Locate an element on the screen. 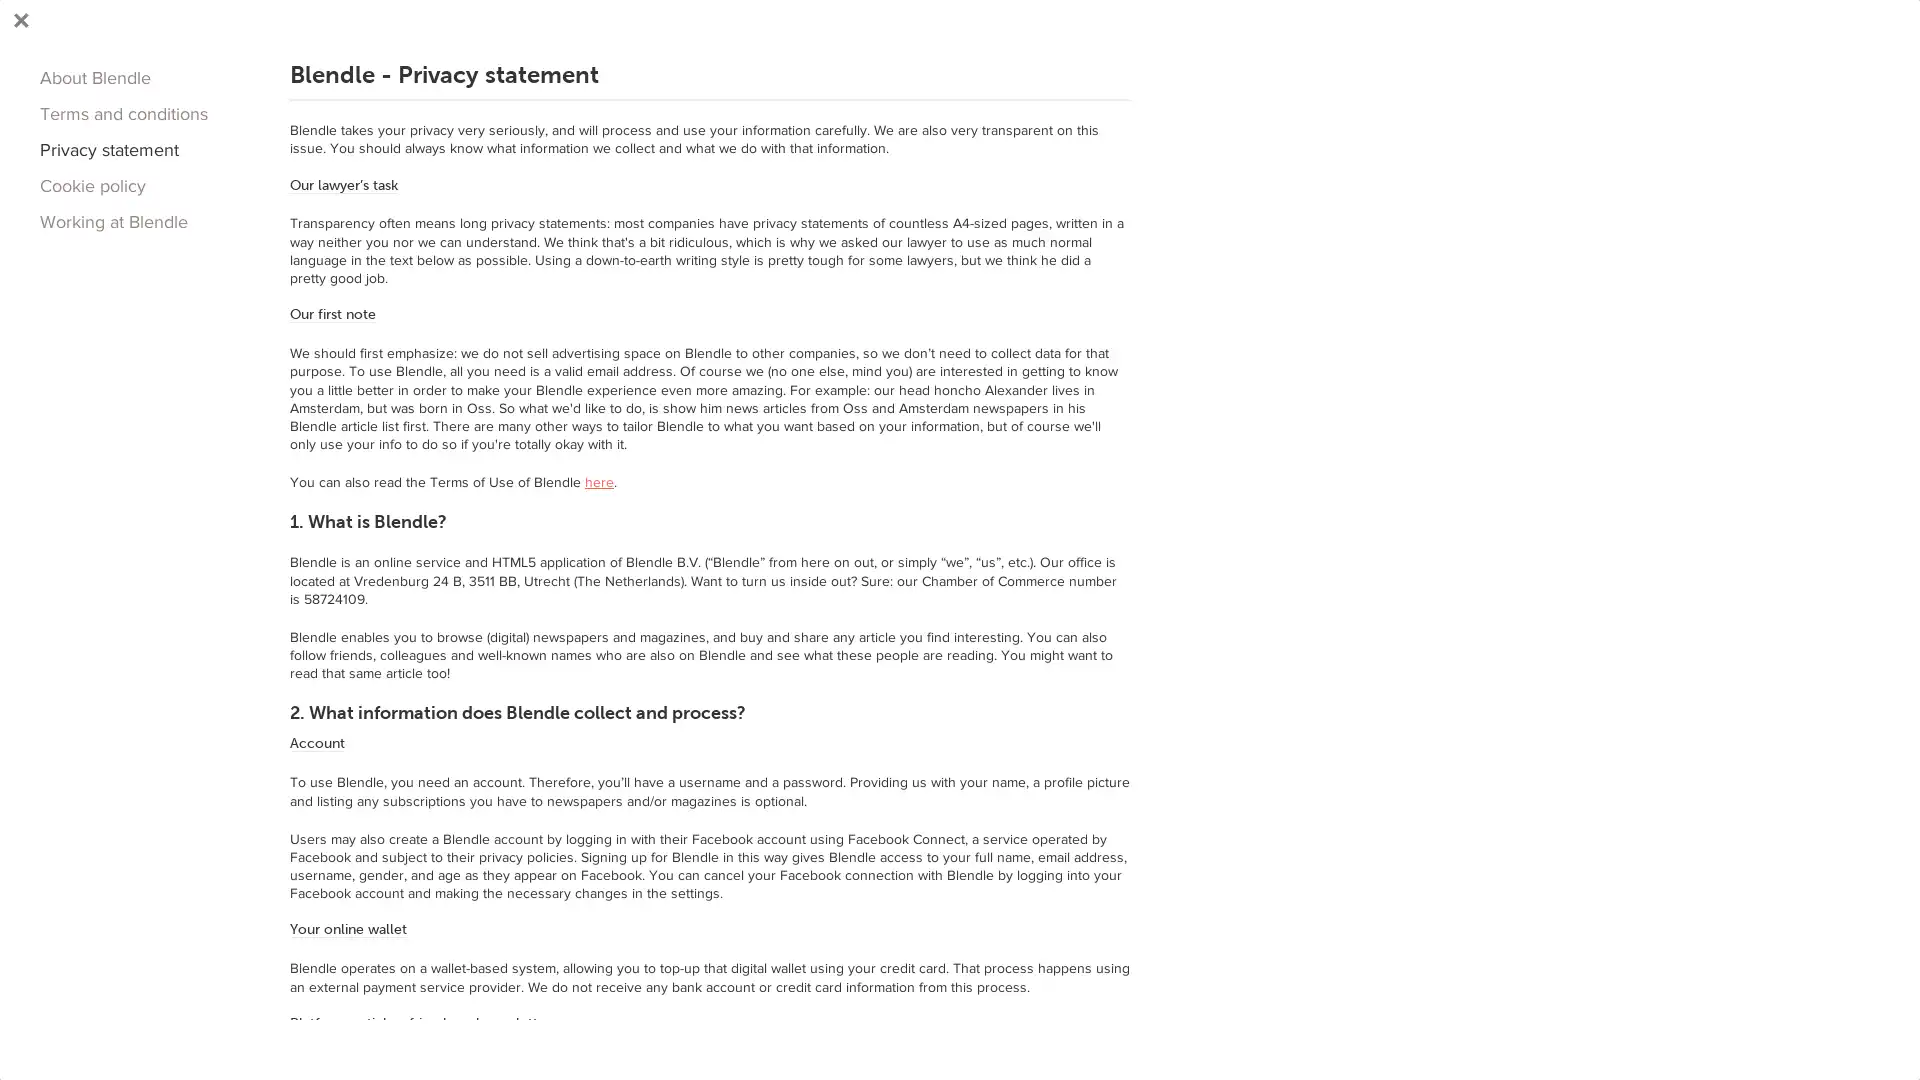 This screenshot has height=1080, width=1920. No problem! is located at coordinates (1287, 1029).